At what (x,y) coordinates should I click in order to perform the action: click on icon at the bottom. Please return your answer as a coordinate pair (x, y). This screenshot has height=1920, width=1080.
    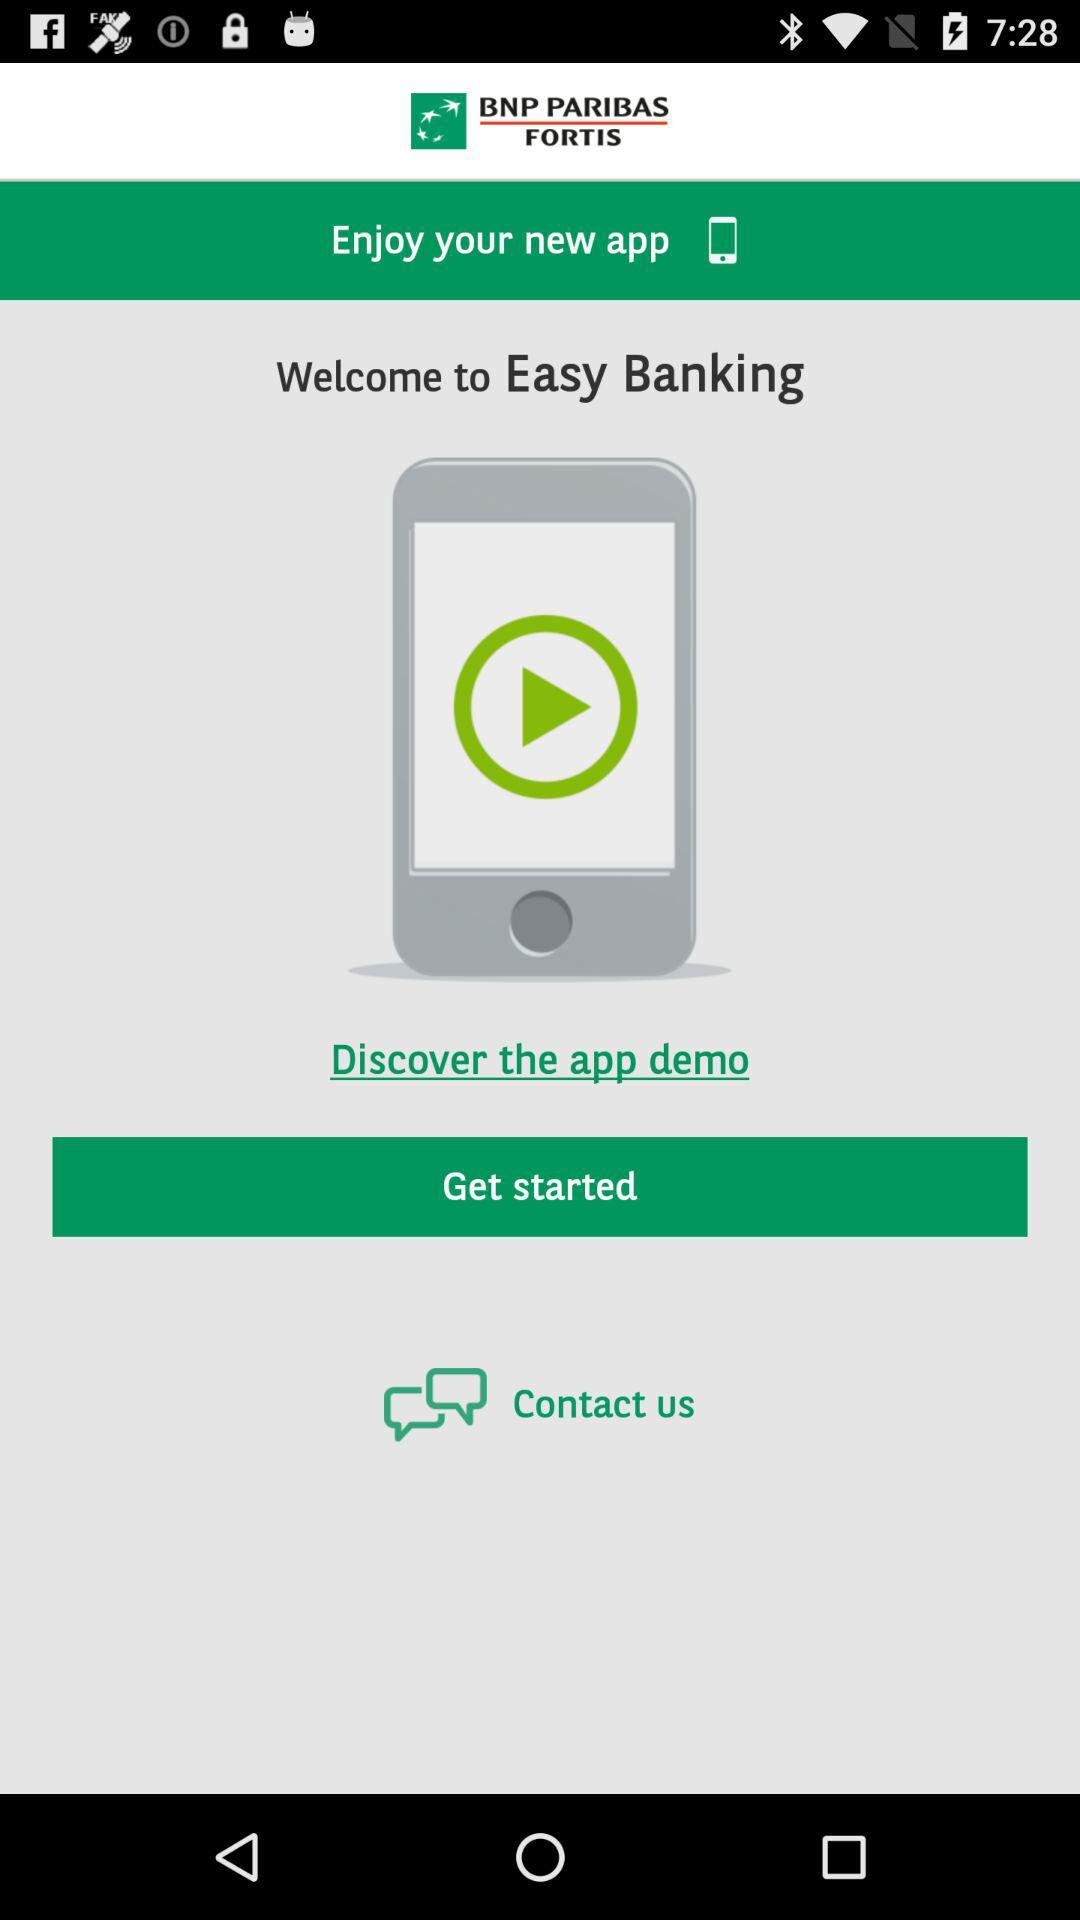
    Looking at the image, I should click on (538, 1403).